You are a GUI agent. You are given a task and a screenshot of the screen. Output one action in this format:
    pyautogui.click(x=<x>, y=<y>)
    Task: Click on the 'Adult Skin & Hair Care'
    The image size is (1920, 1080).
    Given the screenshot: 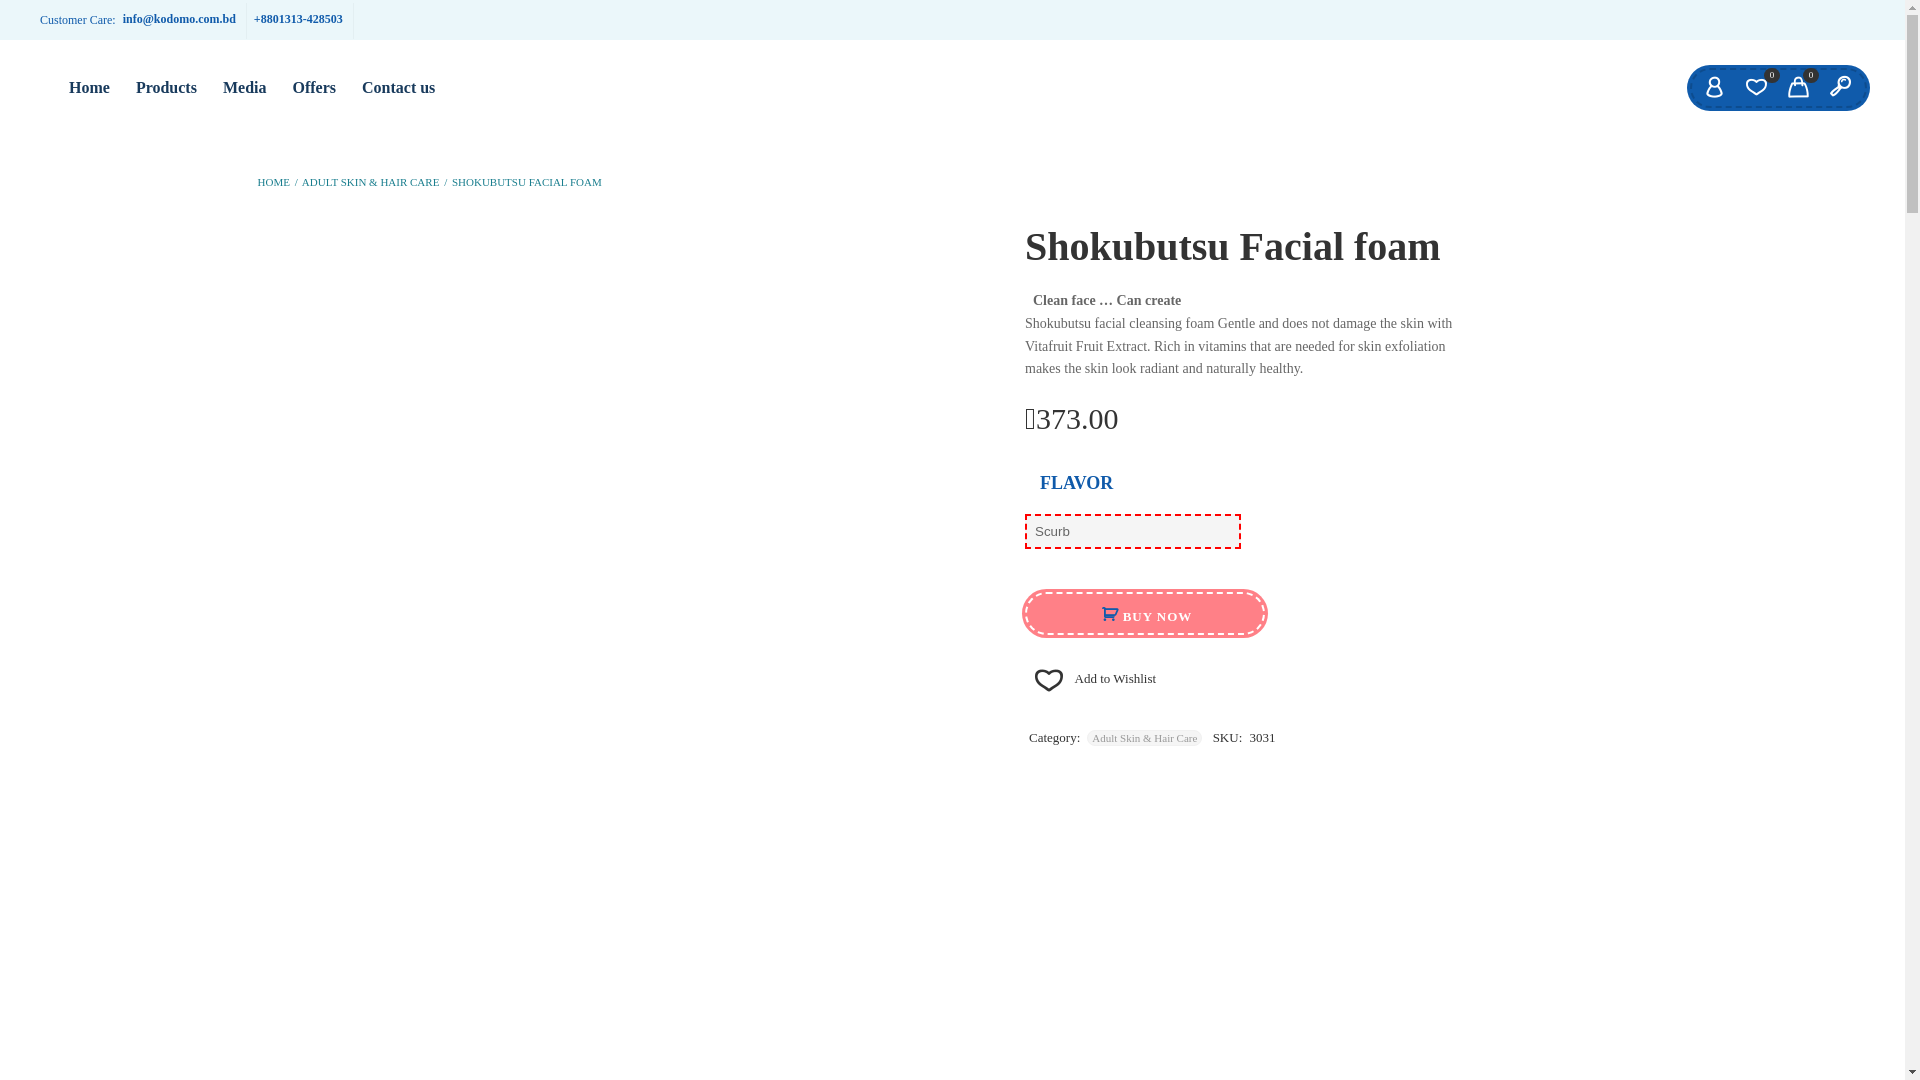 What is the action you would take?
    pyautogui.click(x=1085, y=737)
    